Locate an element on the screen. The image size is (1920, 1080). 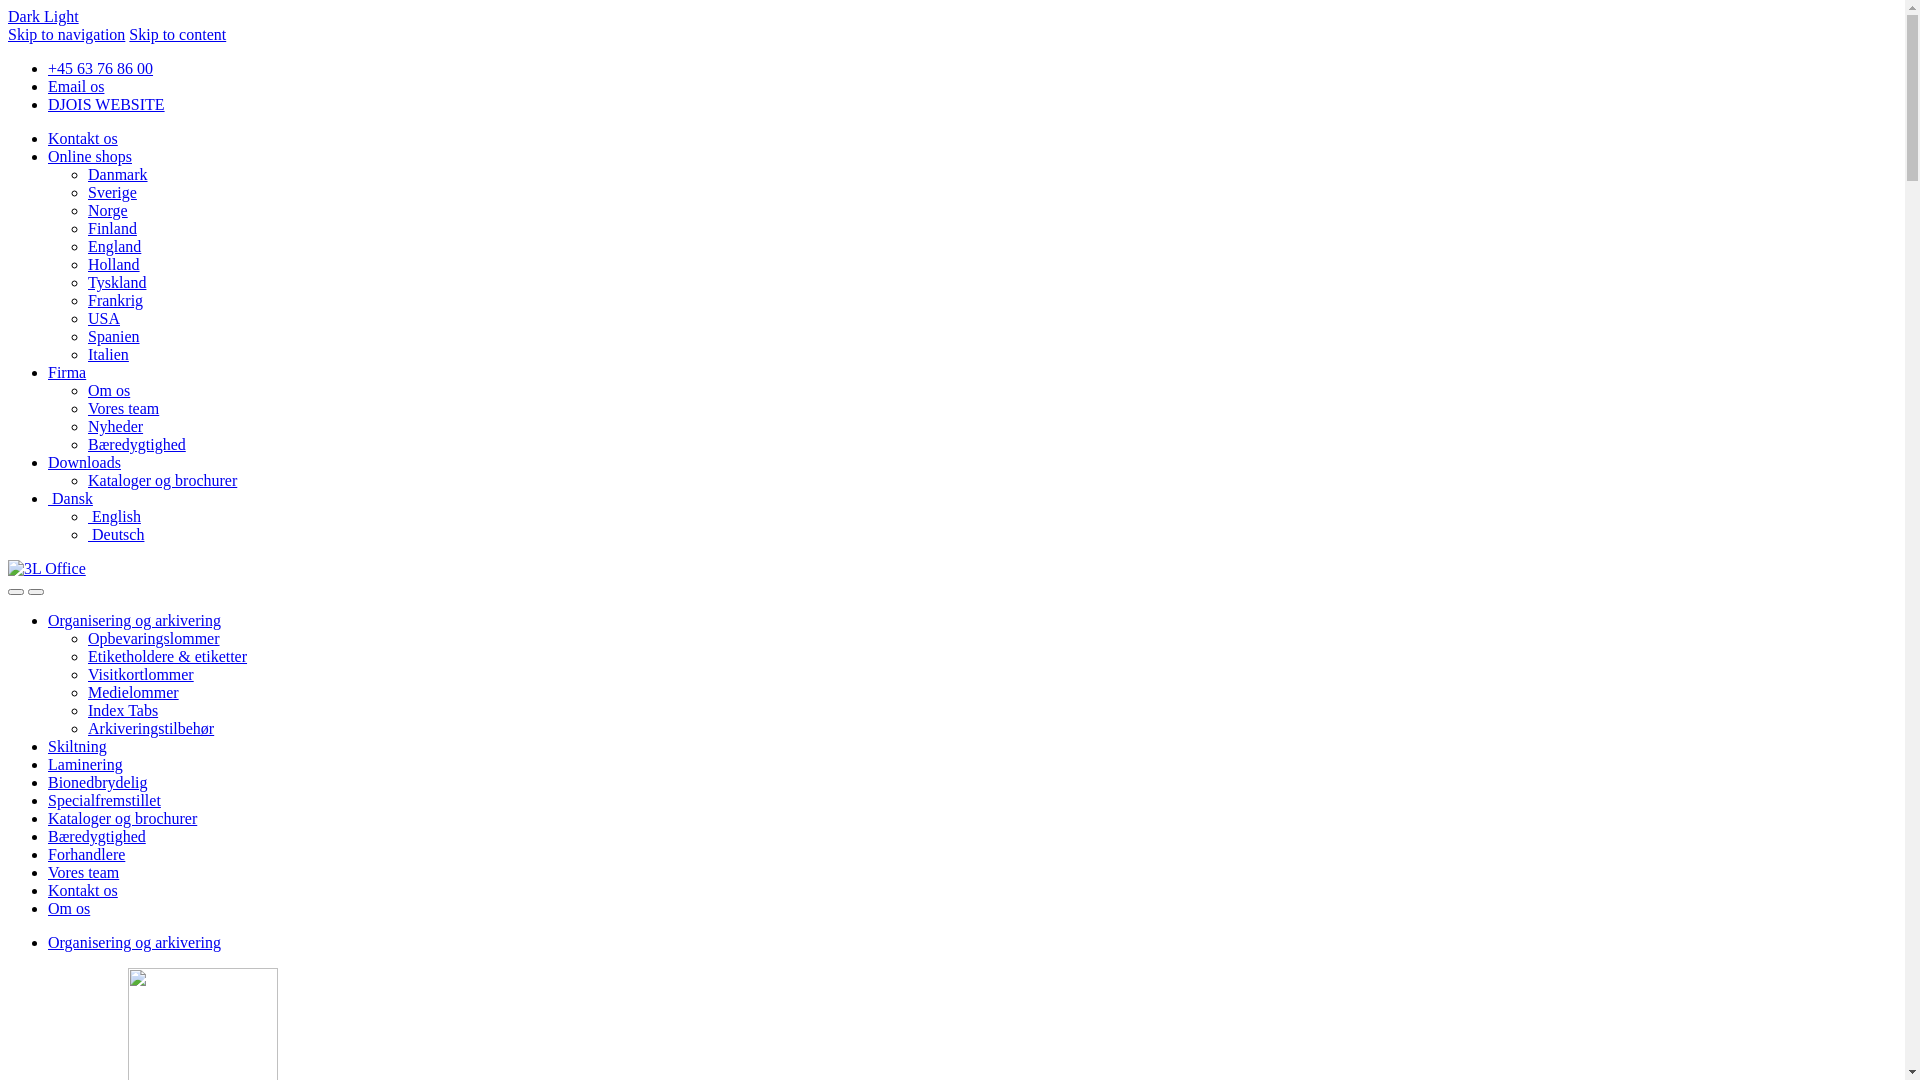
'Visitkortlommer' is located at coordinates (139, 674).